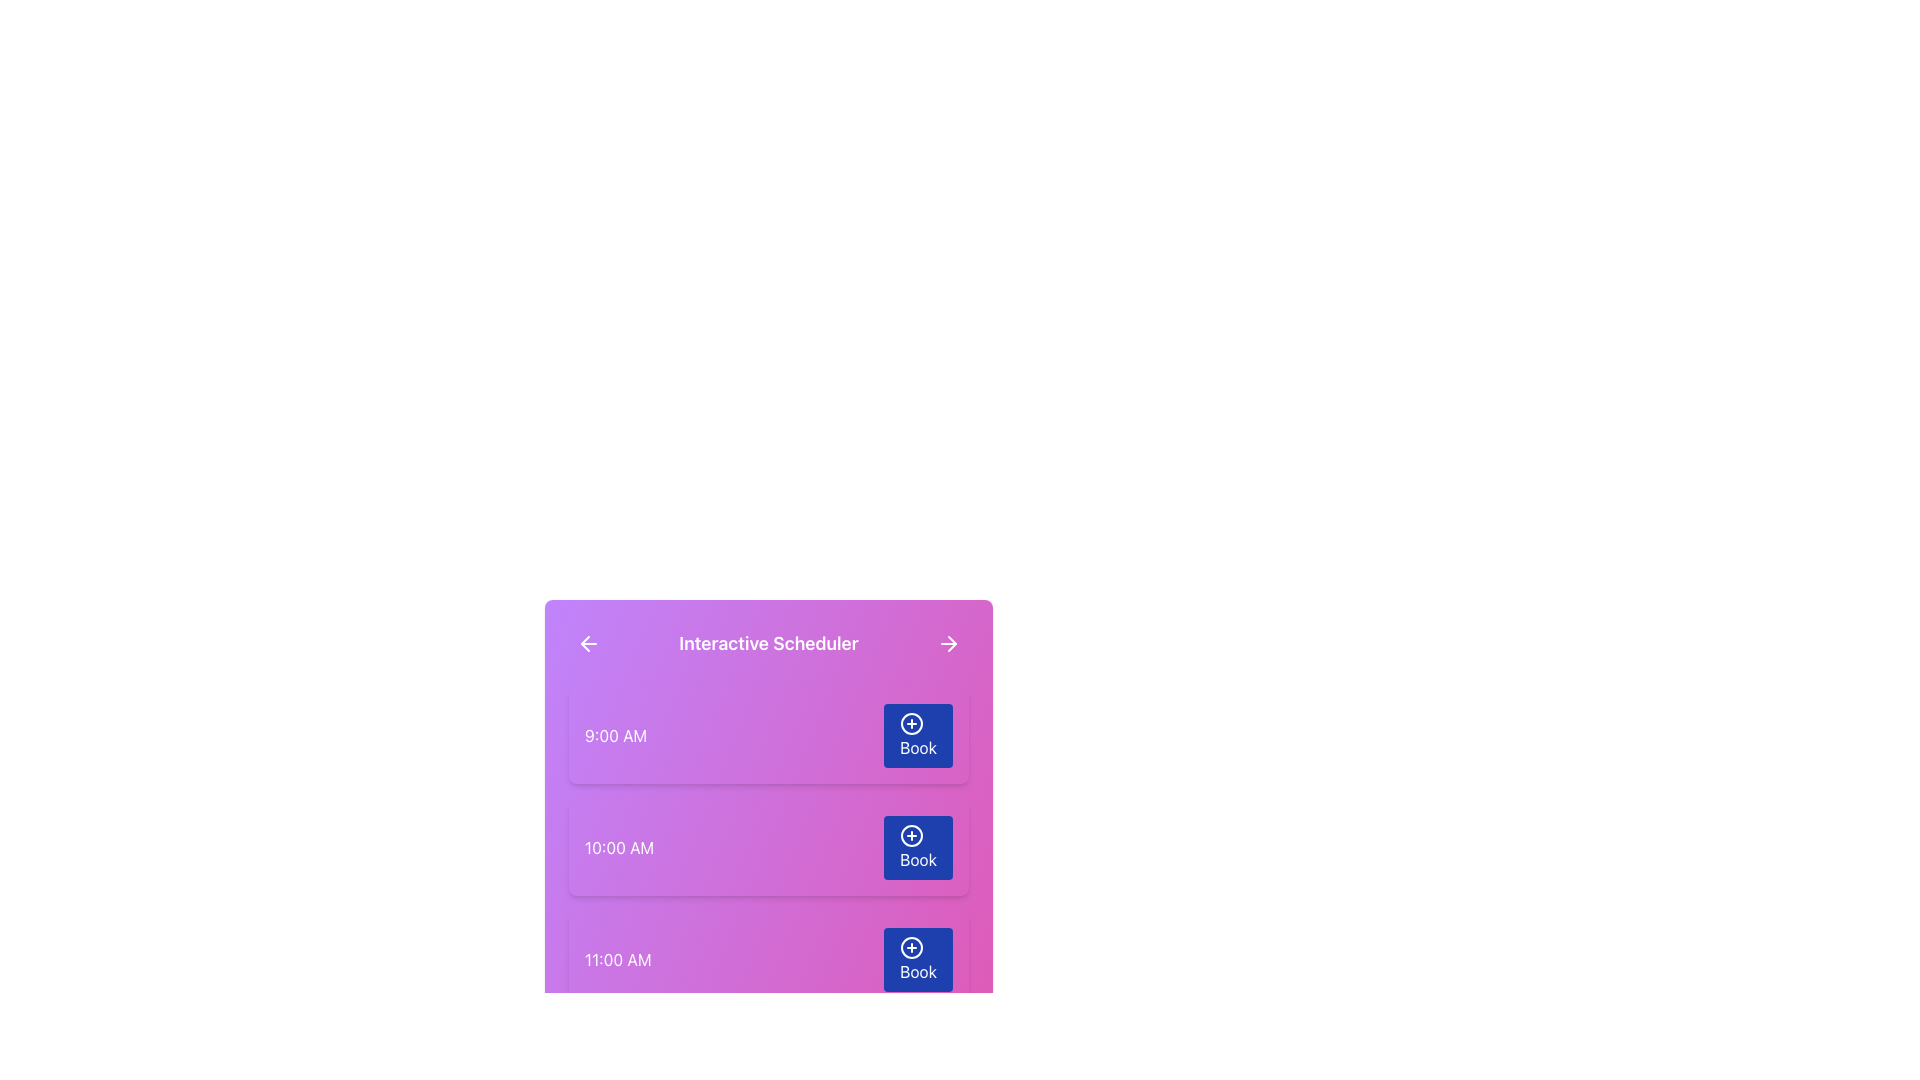  I want to click on the forward navigation arrow located in the top-right corner of the interactive scheduler's header bar, so click(948, 644).